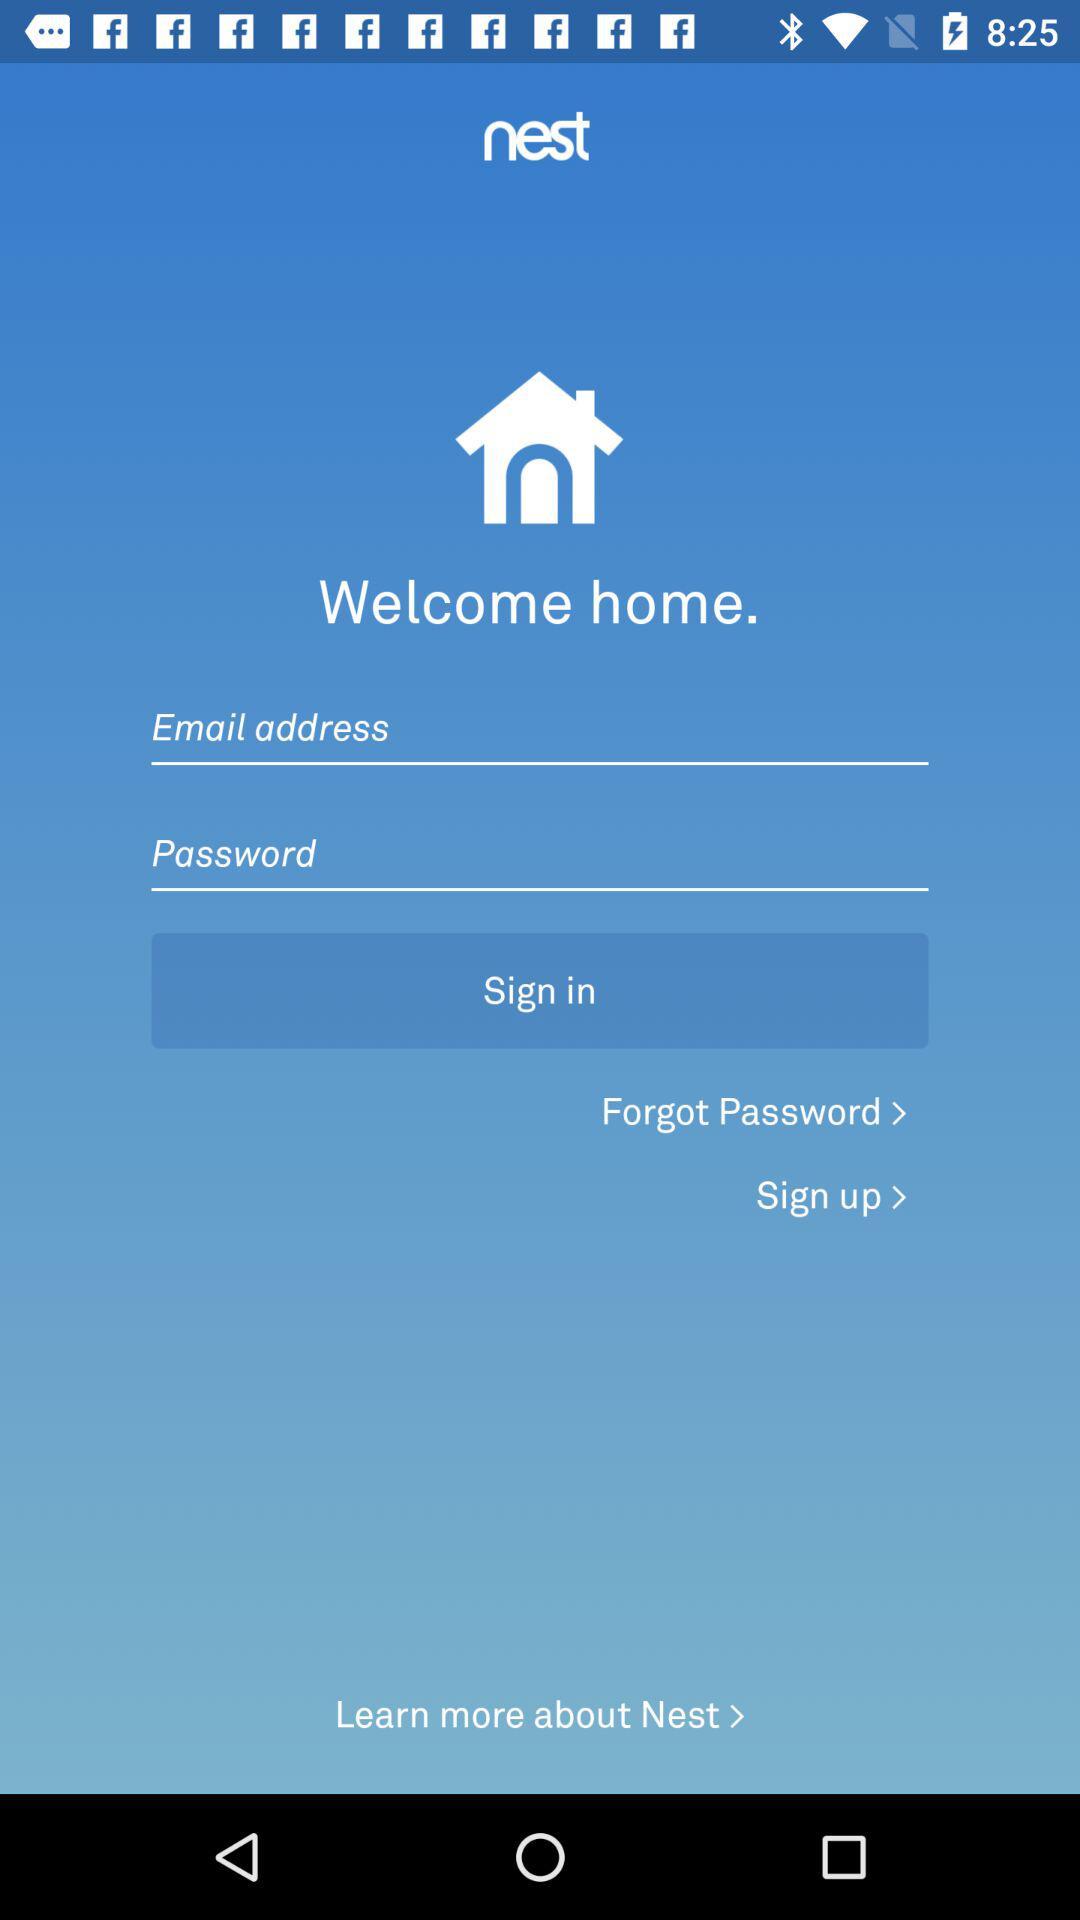 This screenshot has width=1080, height=1920. I want to click on text field, so click(540, 707).